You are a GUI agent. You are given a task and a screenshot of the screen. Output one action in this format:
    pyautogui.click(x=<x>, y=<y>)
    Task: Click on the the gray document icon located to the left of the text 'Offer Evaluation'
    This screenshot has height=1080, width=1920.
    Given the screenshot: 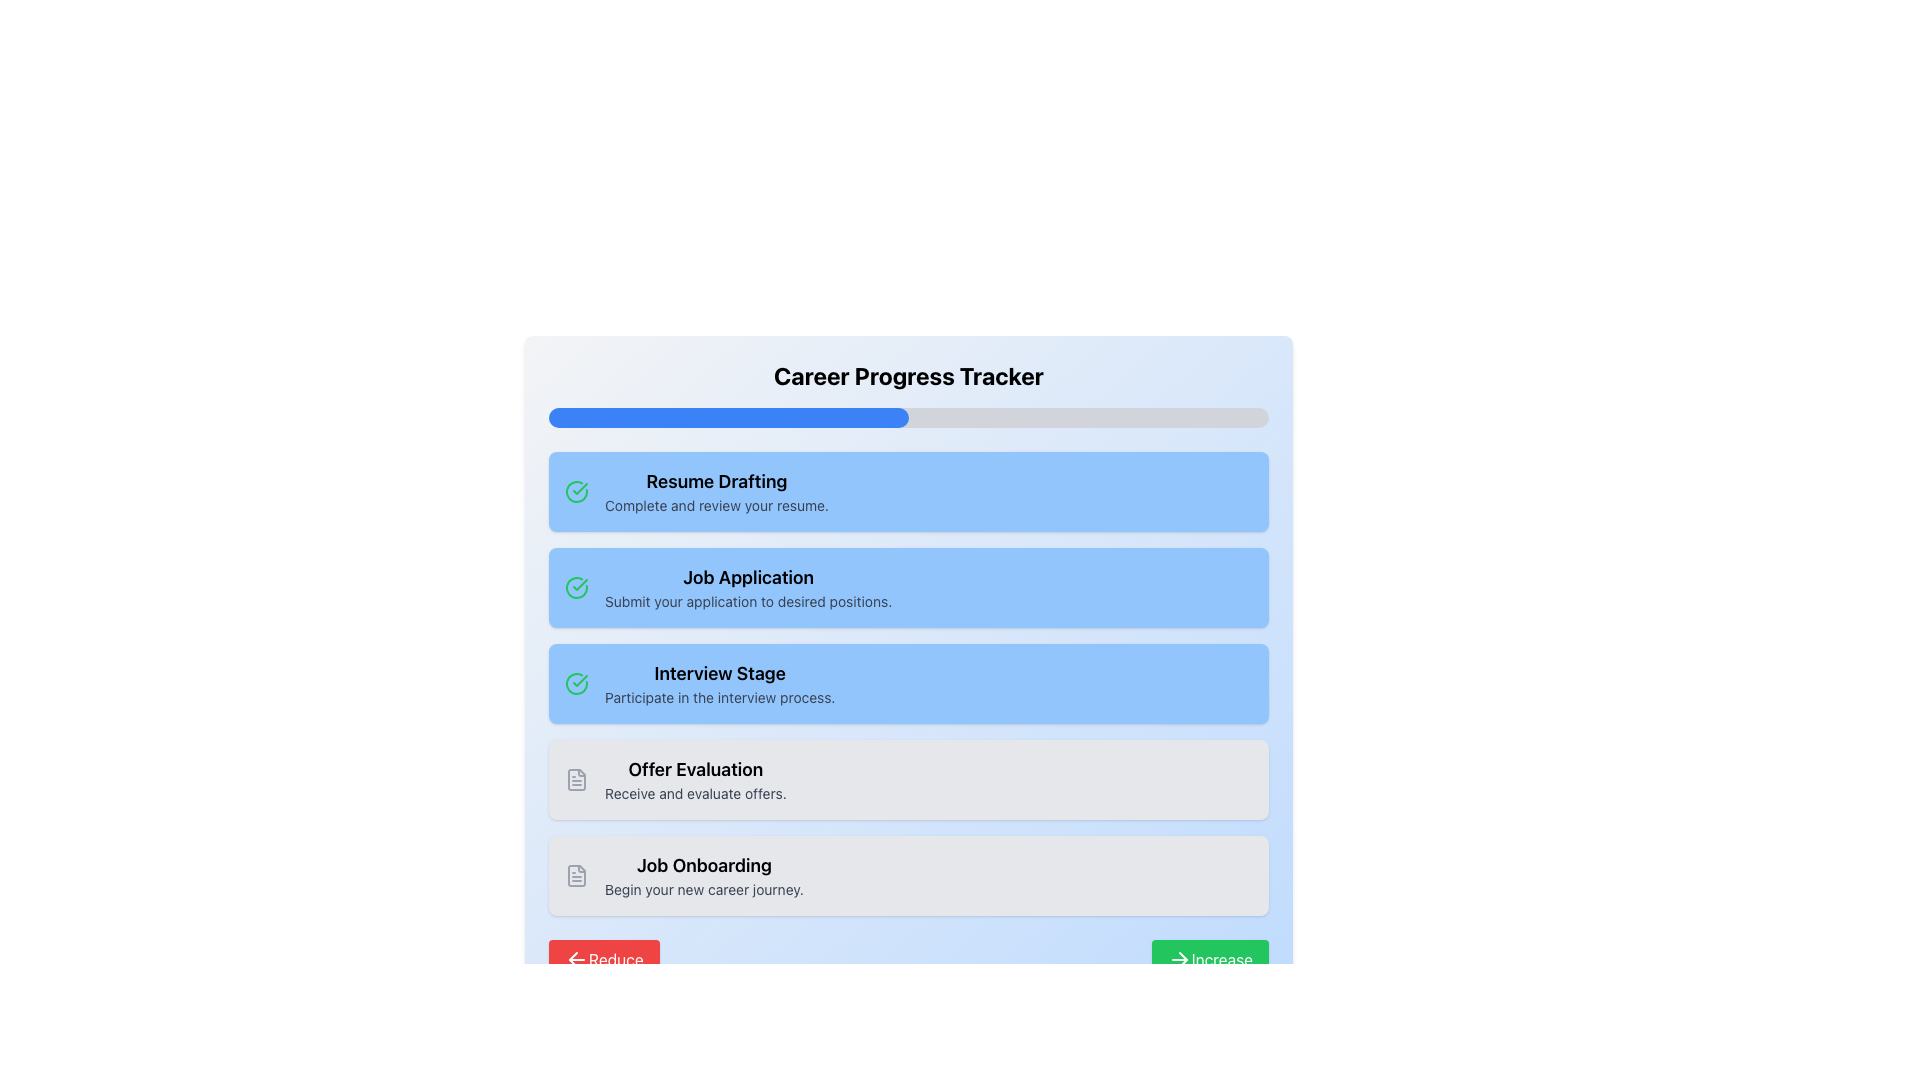 What is the action you would take?
    pyautogui.click(x=575, y=778)
    